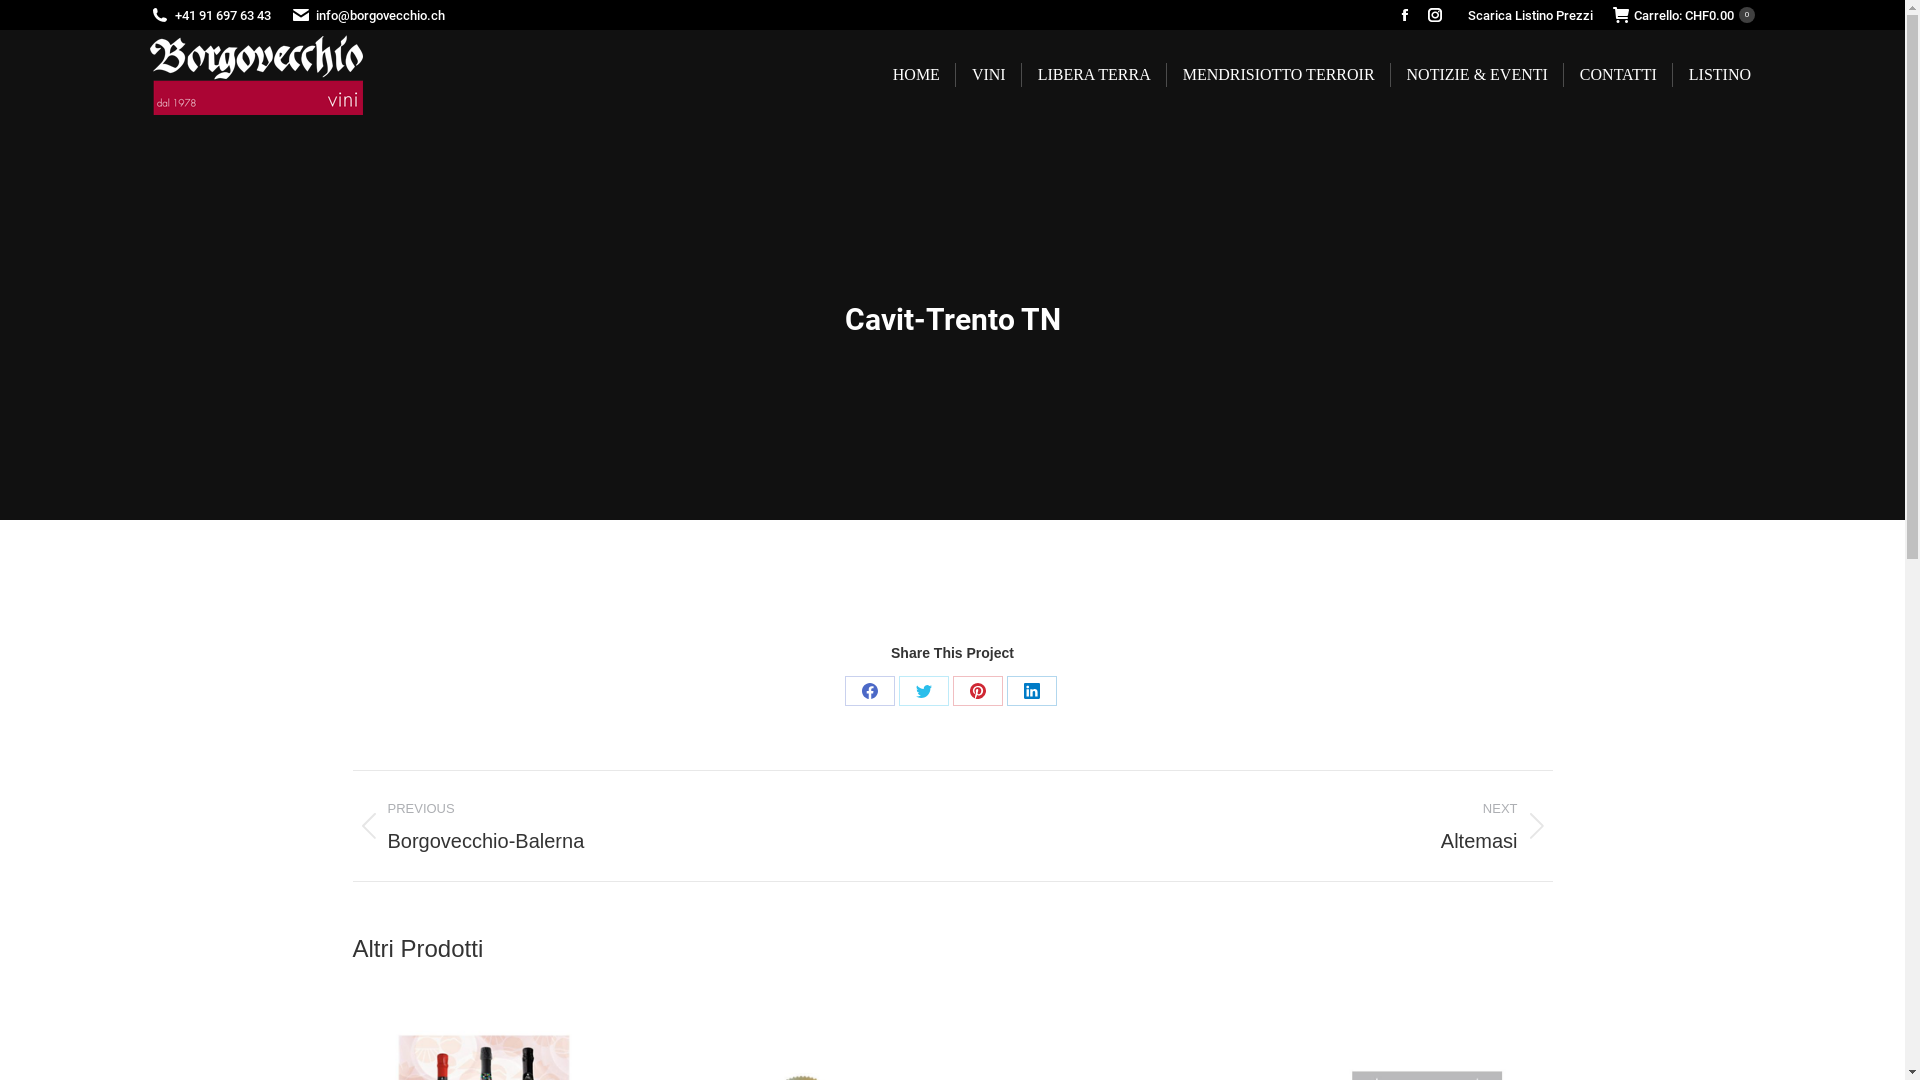 The height and width of the screenshot is (1080, 1920). Describe the element at coordinates (1468, 15) in the screenshot. I see `'Scarica Listino Prezzi'` at that location.